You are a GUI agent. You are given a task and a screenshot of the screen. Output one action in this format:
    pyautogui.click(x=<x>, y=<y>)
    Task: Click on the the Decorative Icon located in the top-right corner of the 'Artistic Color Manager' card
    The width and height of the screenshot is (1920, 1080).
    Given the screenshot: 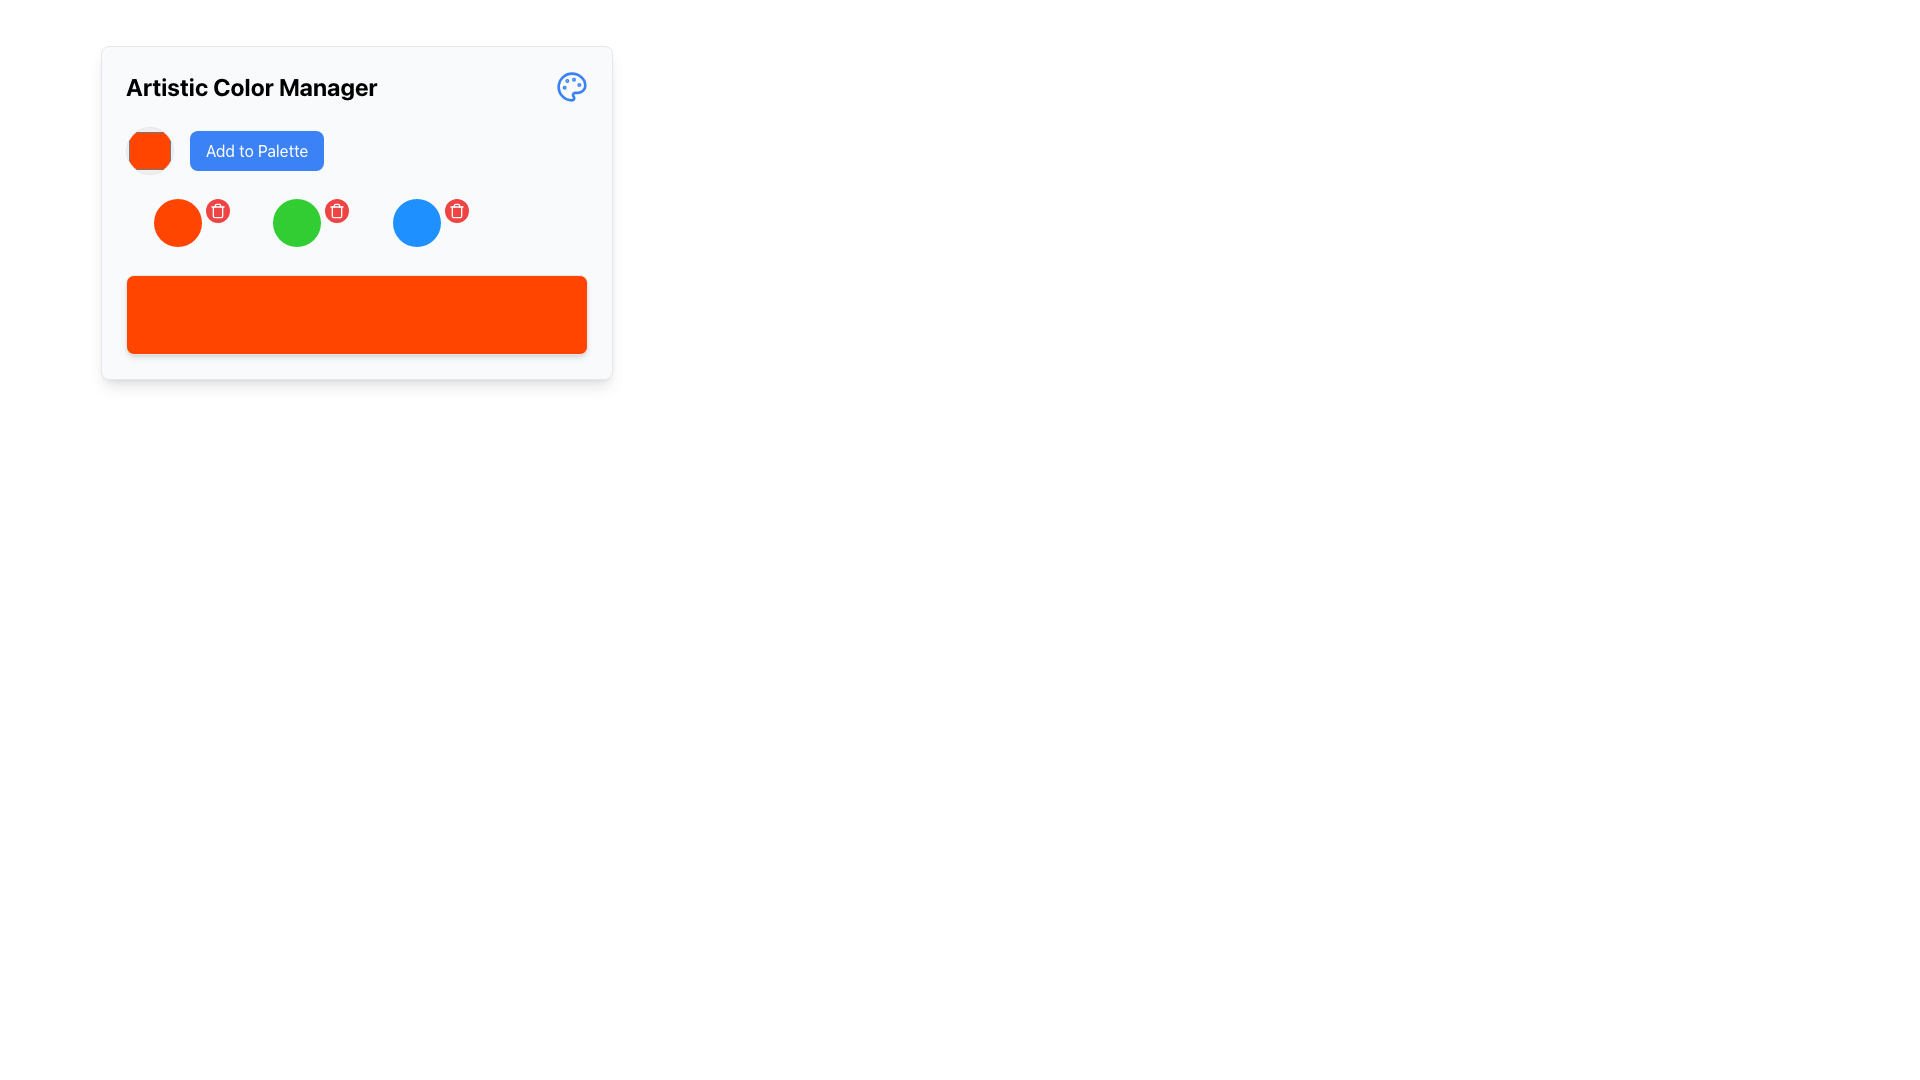 What is the action you would take?
    pyautogui.click(x=570, y=86)
    